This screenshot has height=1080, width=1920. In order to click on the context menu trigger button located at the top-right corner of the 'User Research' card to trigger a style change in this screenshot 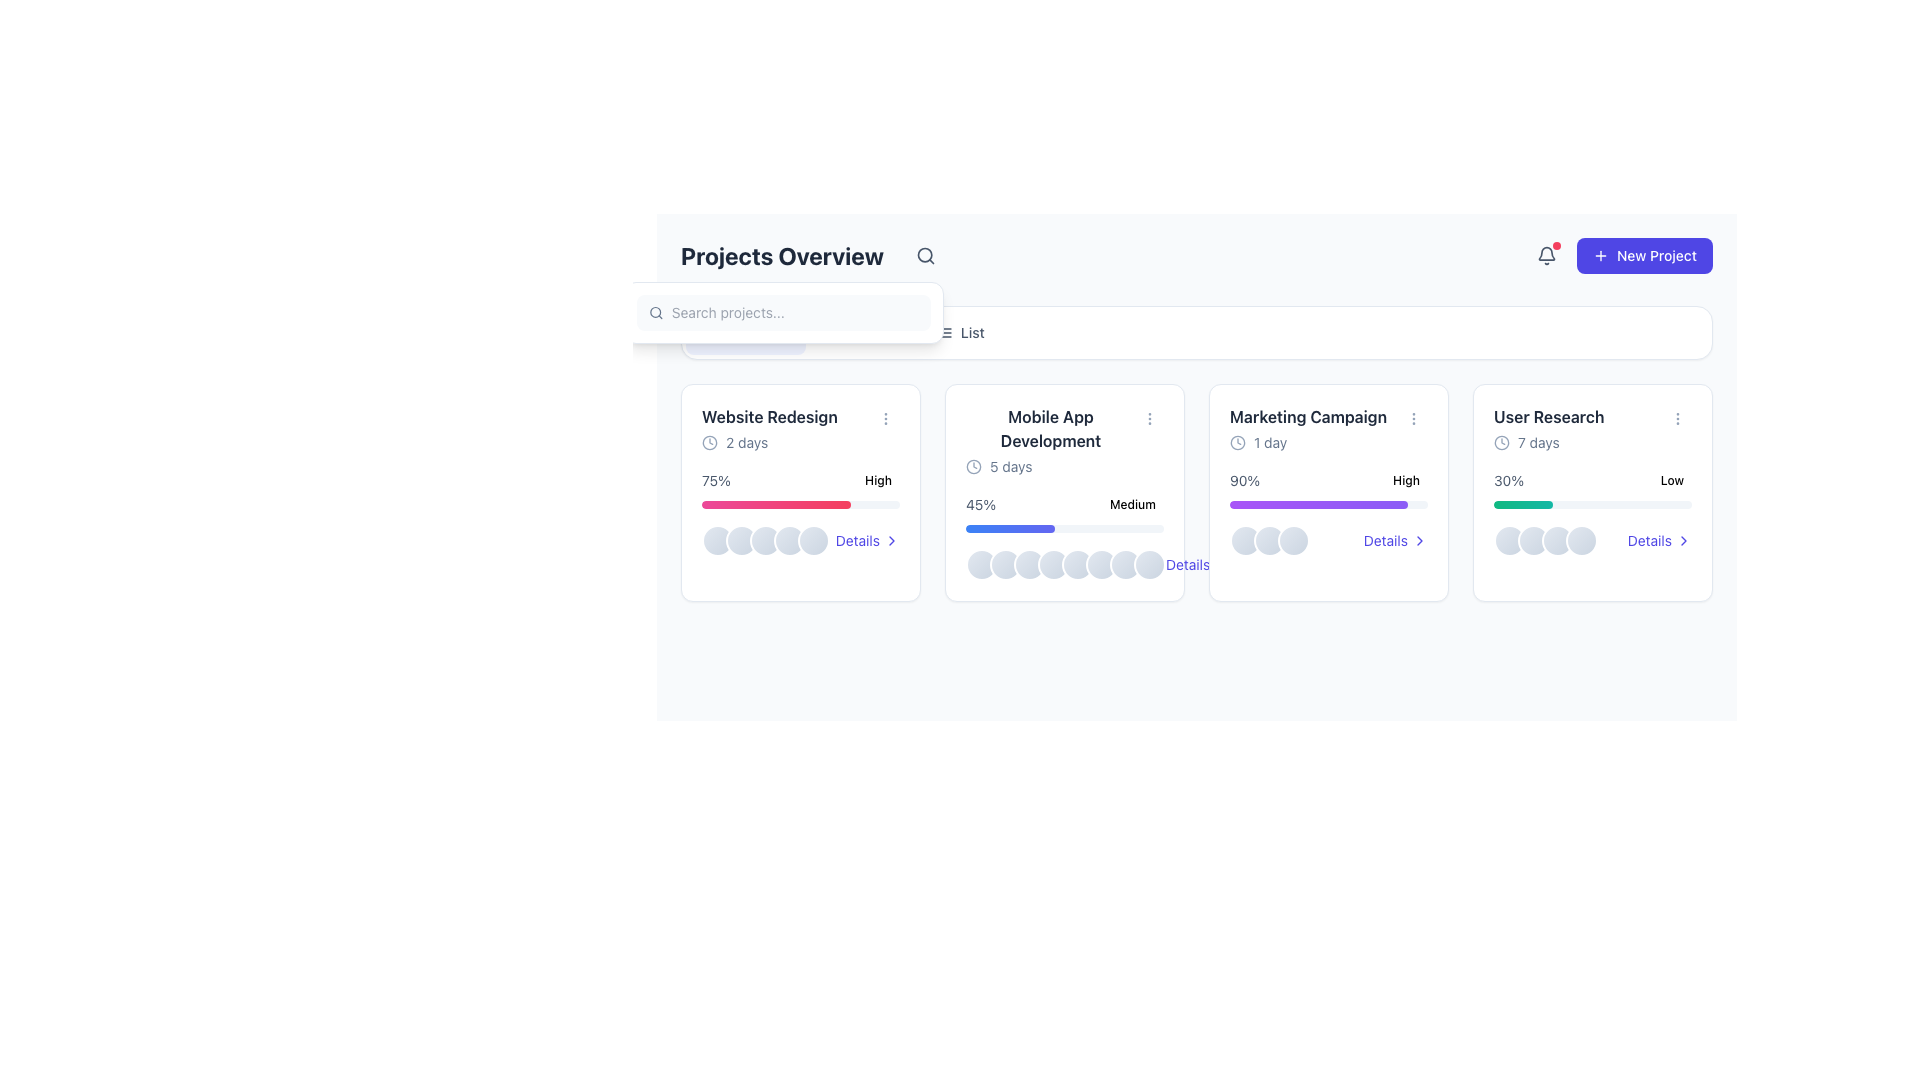, I will do `click(1678, 418)`.